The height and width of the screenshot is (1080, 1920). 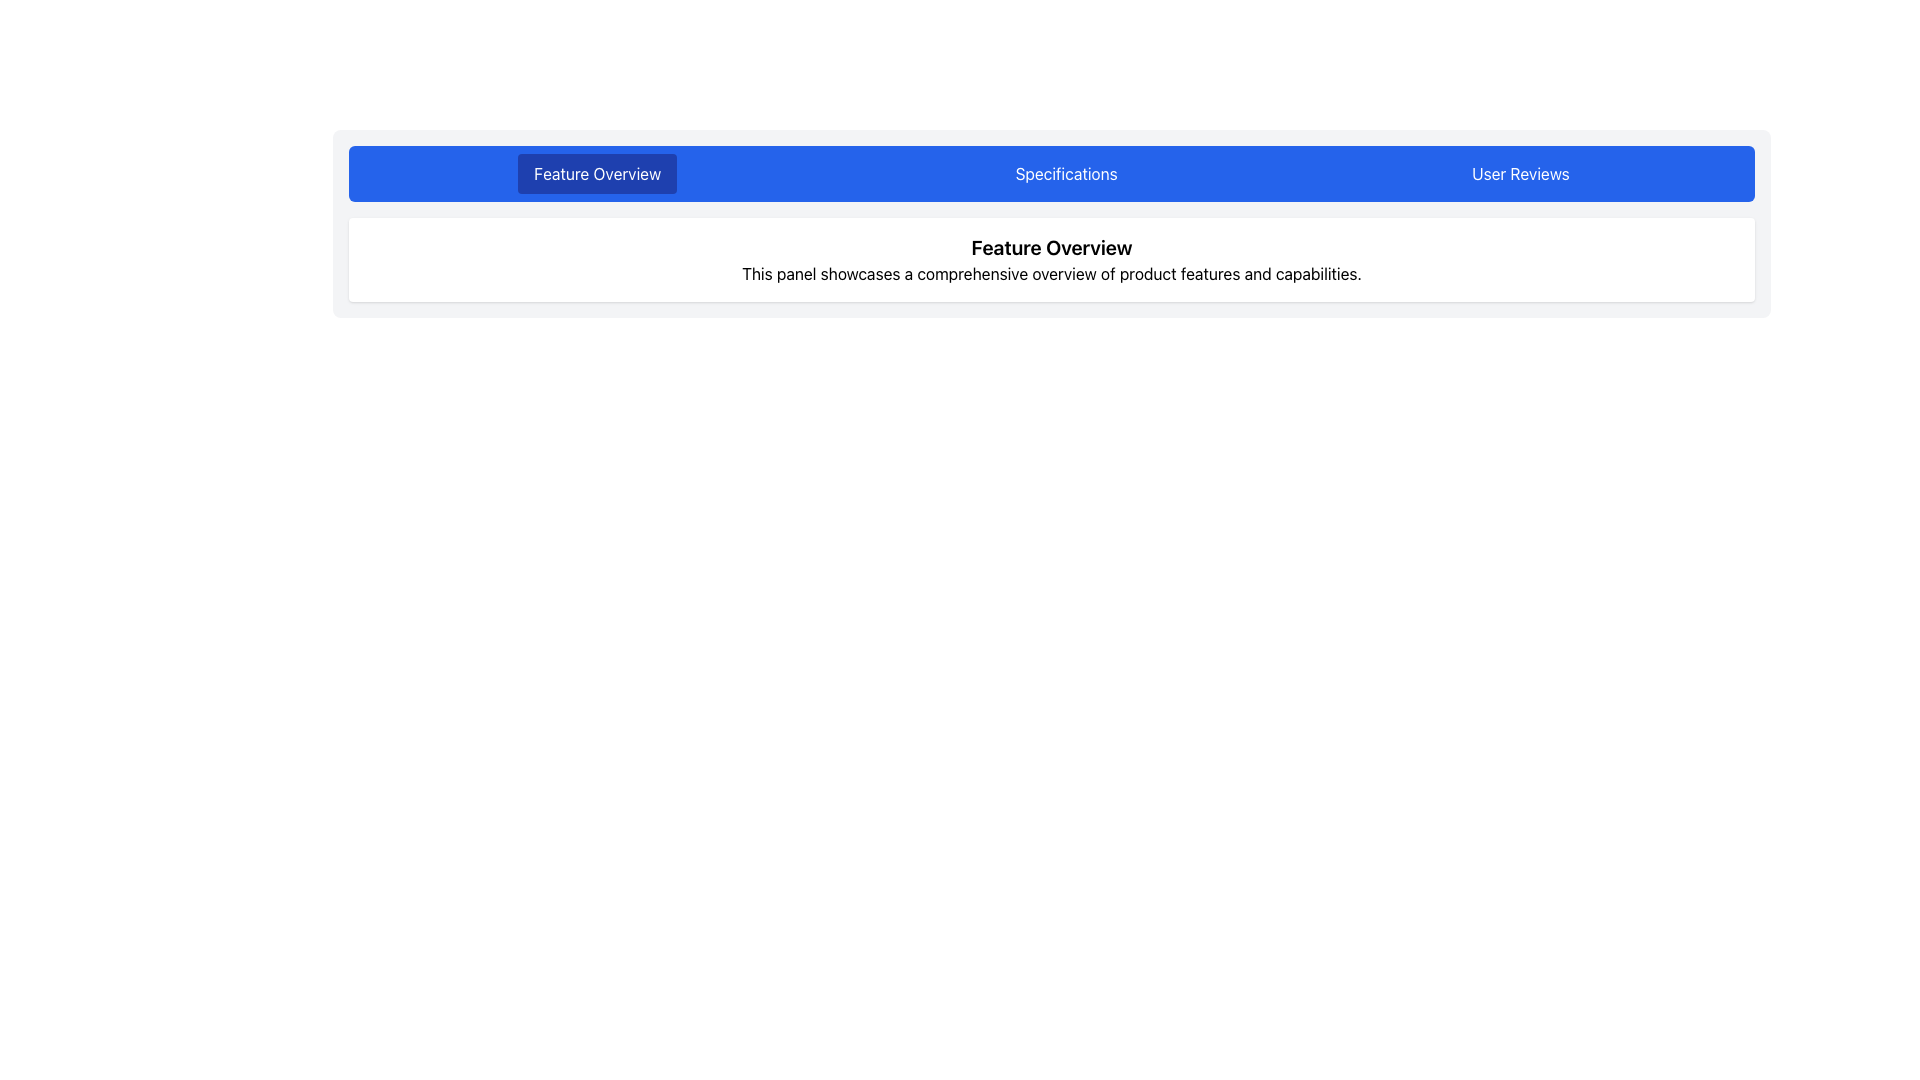 I want to click on text label located below the 'Feature Overview' title, which provides an introduction to the features section of the interface, so click(x=1050, y=273).